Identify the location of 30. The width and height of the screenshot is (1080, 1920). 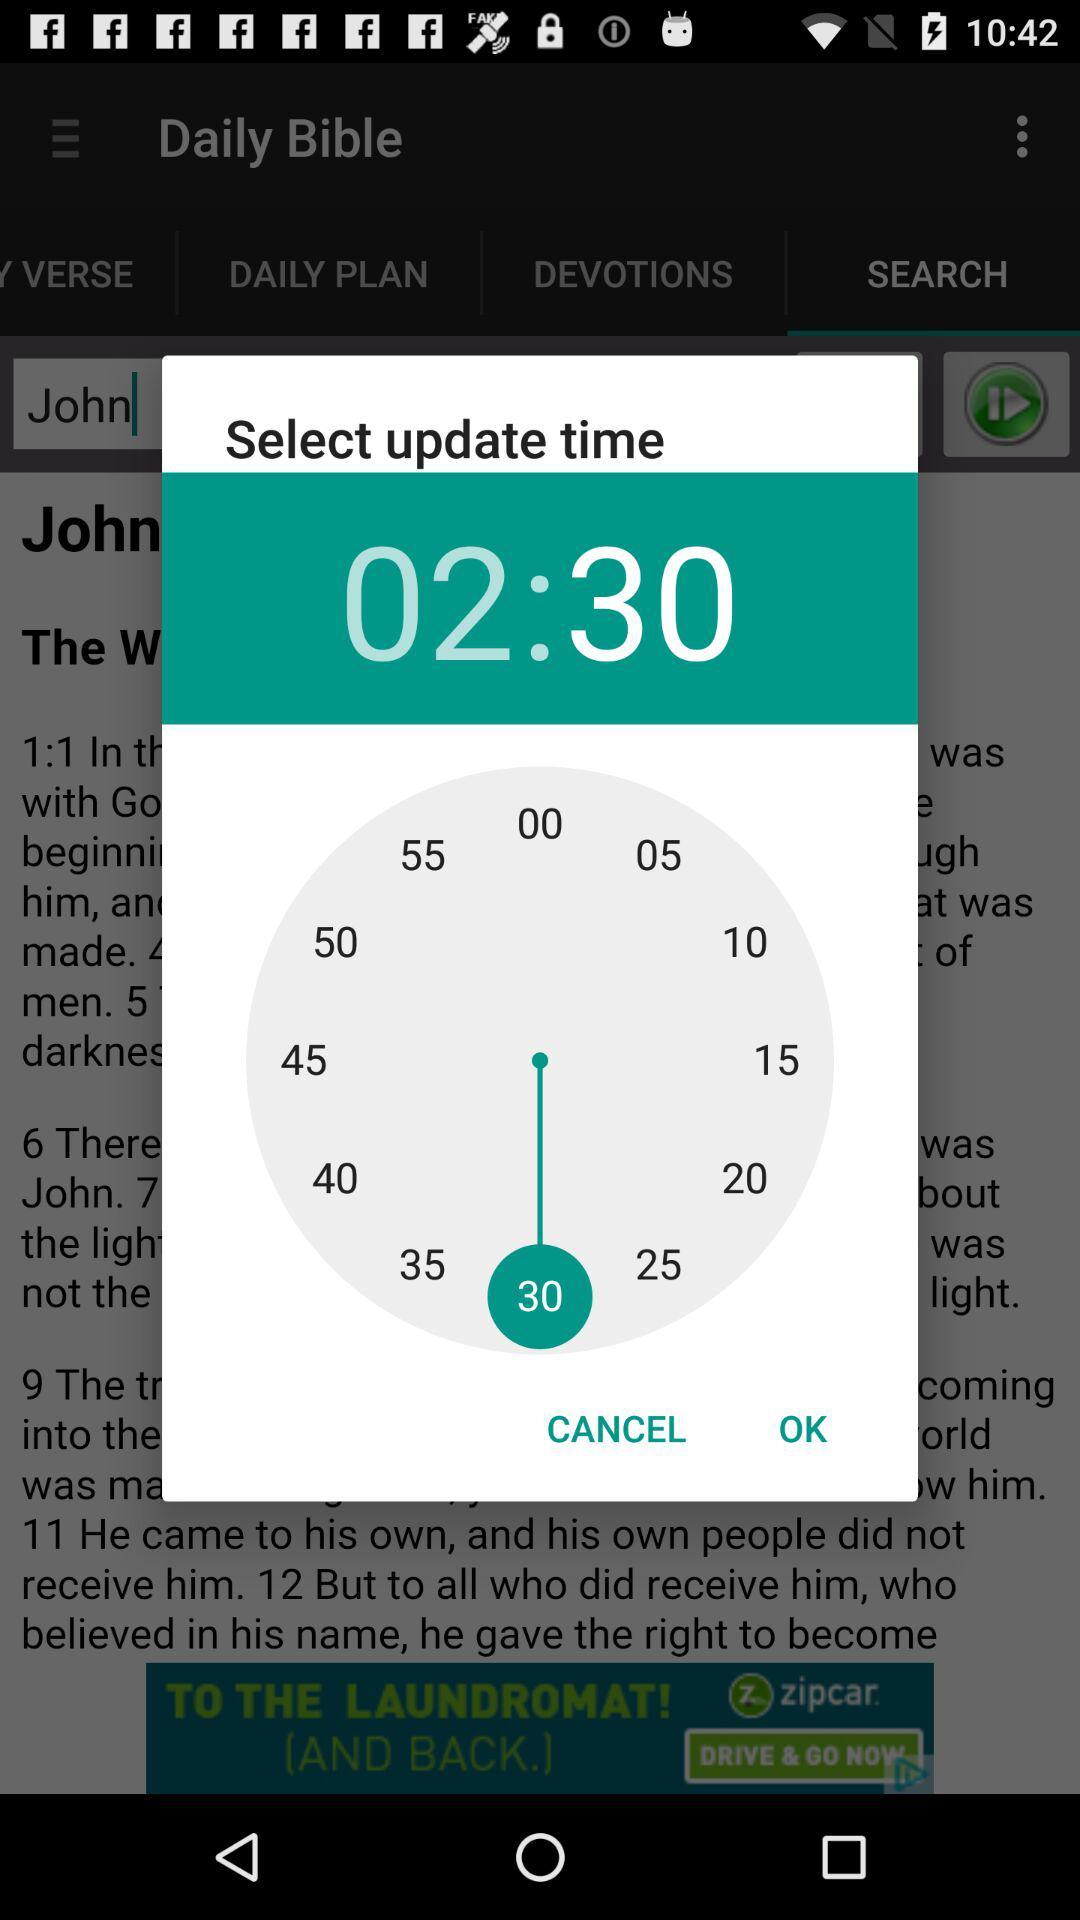
(652, 597).